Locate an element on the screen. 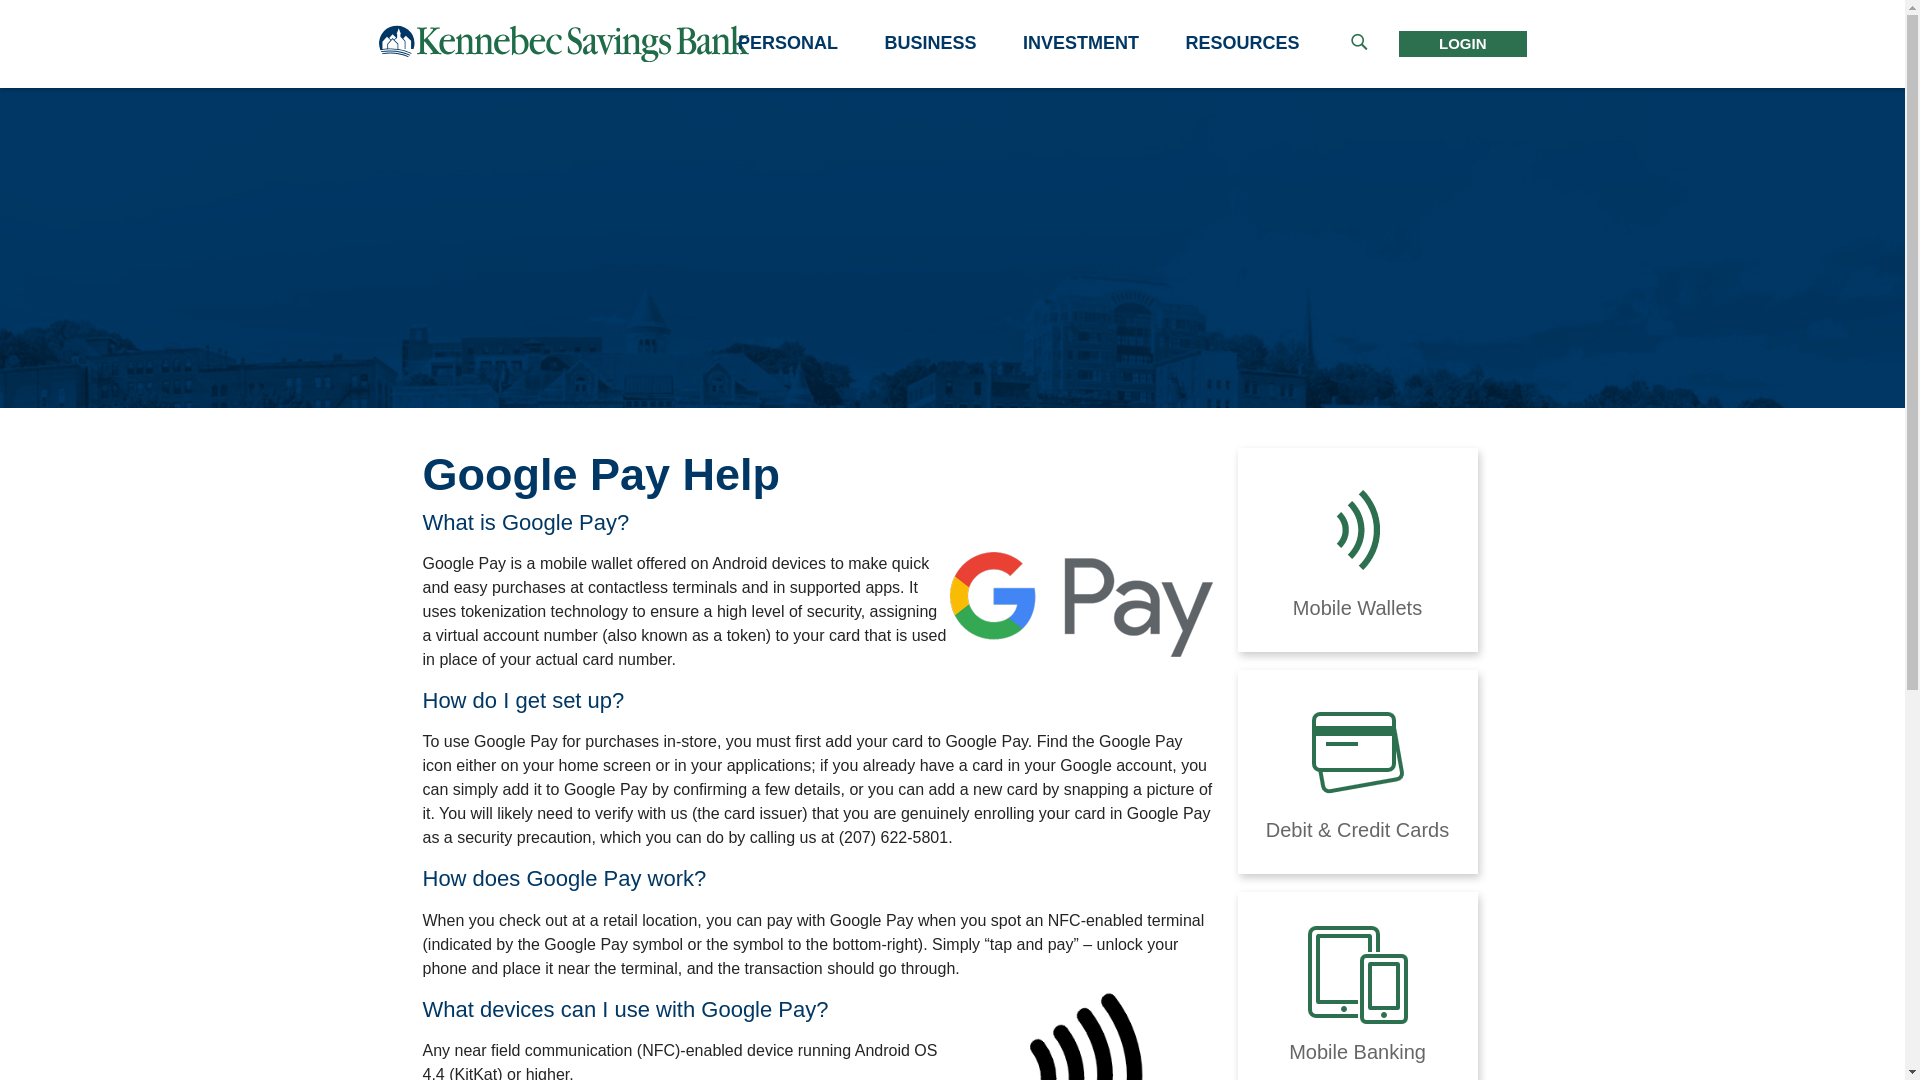  'PERSONAL' is located at coordinates (786, 43).